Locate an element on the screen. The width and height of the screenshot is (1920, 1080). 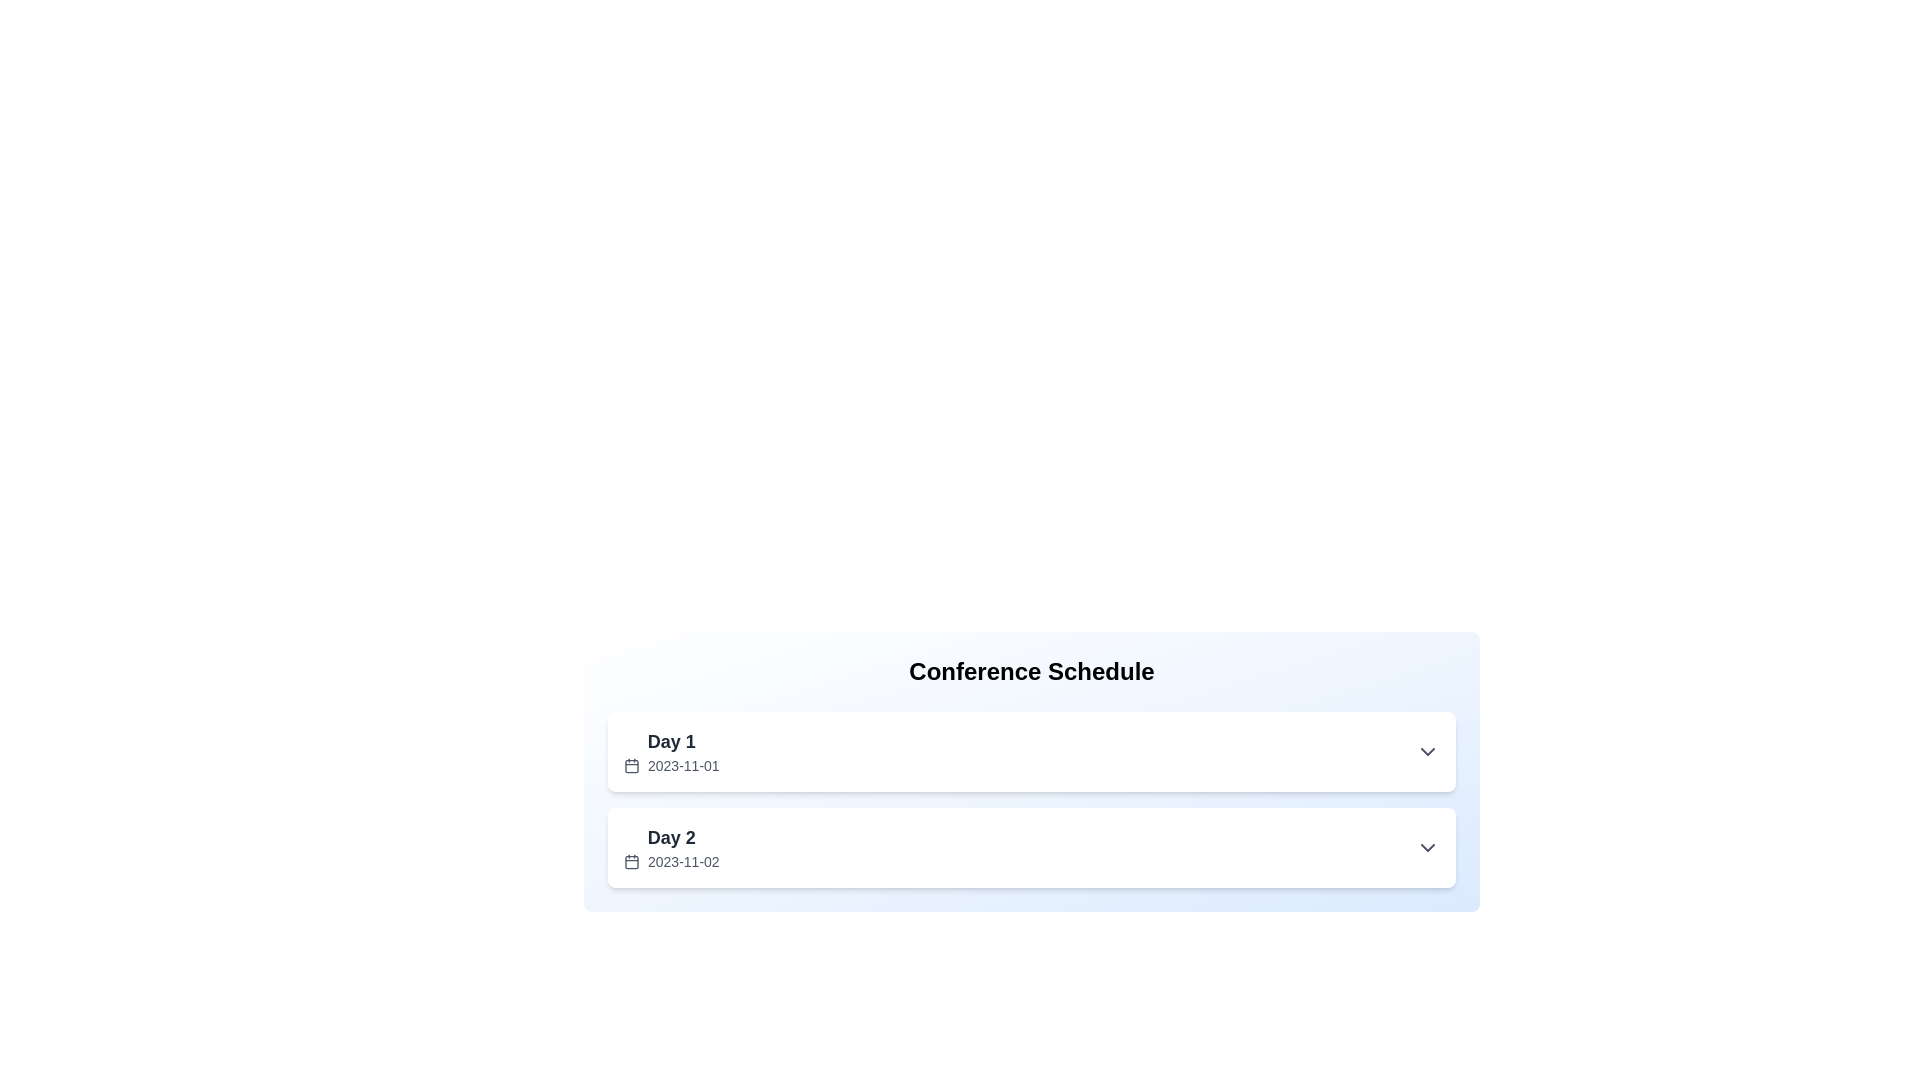
the rectangular base of the calendar icon, which is aligned with the text '2023-11-01' in the 'Day 1' schedule card is located at coordinates (631, 765).